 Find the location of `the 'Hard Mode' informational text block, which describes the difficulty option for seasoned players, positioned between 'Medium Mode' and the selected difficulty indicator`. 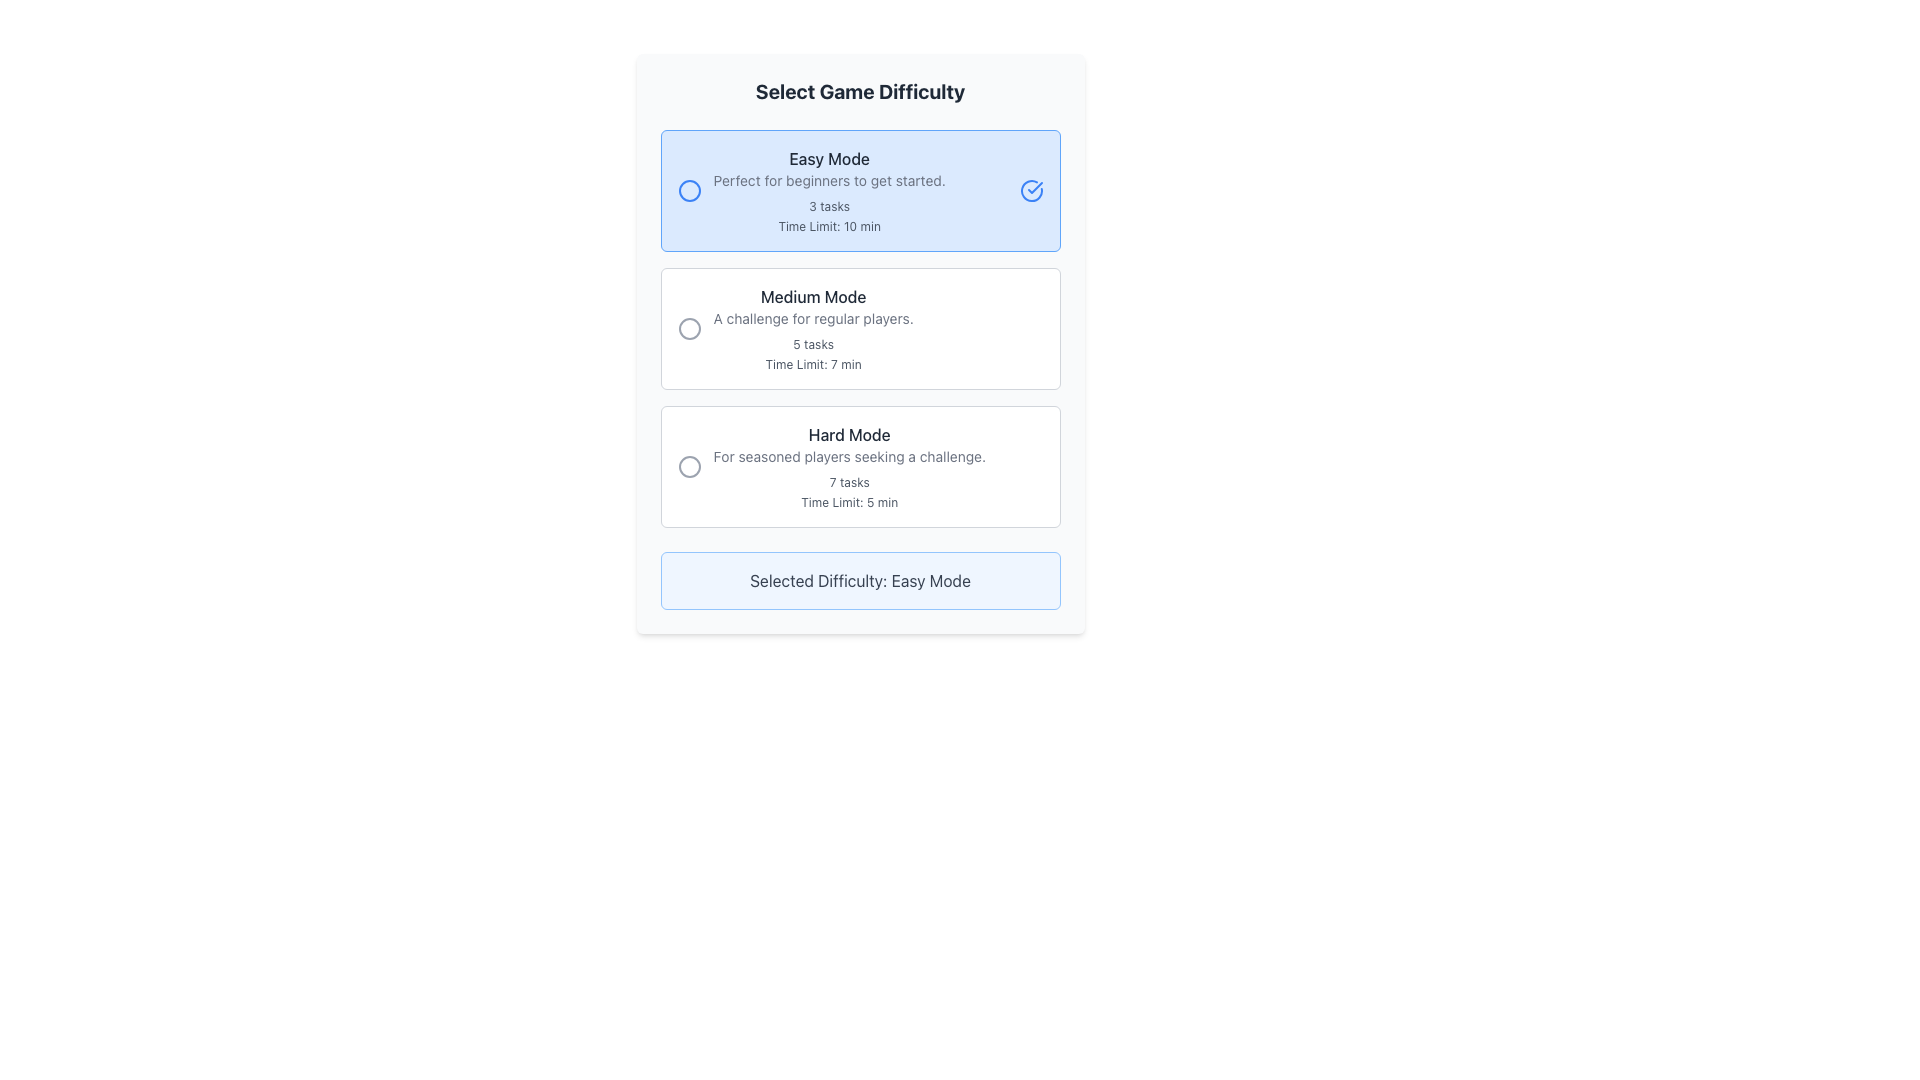

the 'Hard Mode' informational text block, which describes the difficulty option for seasoned players, positioned between 'Medium Mode' and the selected difficulty indicator is located at coordinates (849, 466).